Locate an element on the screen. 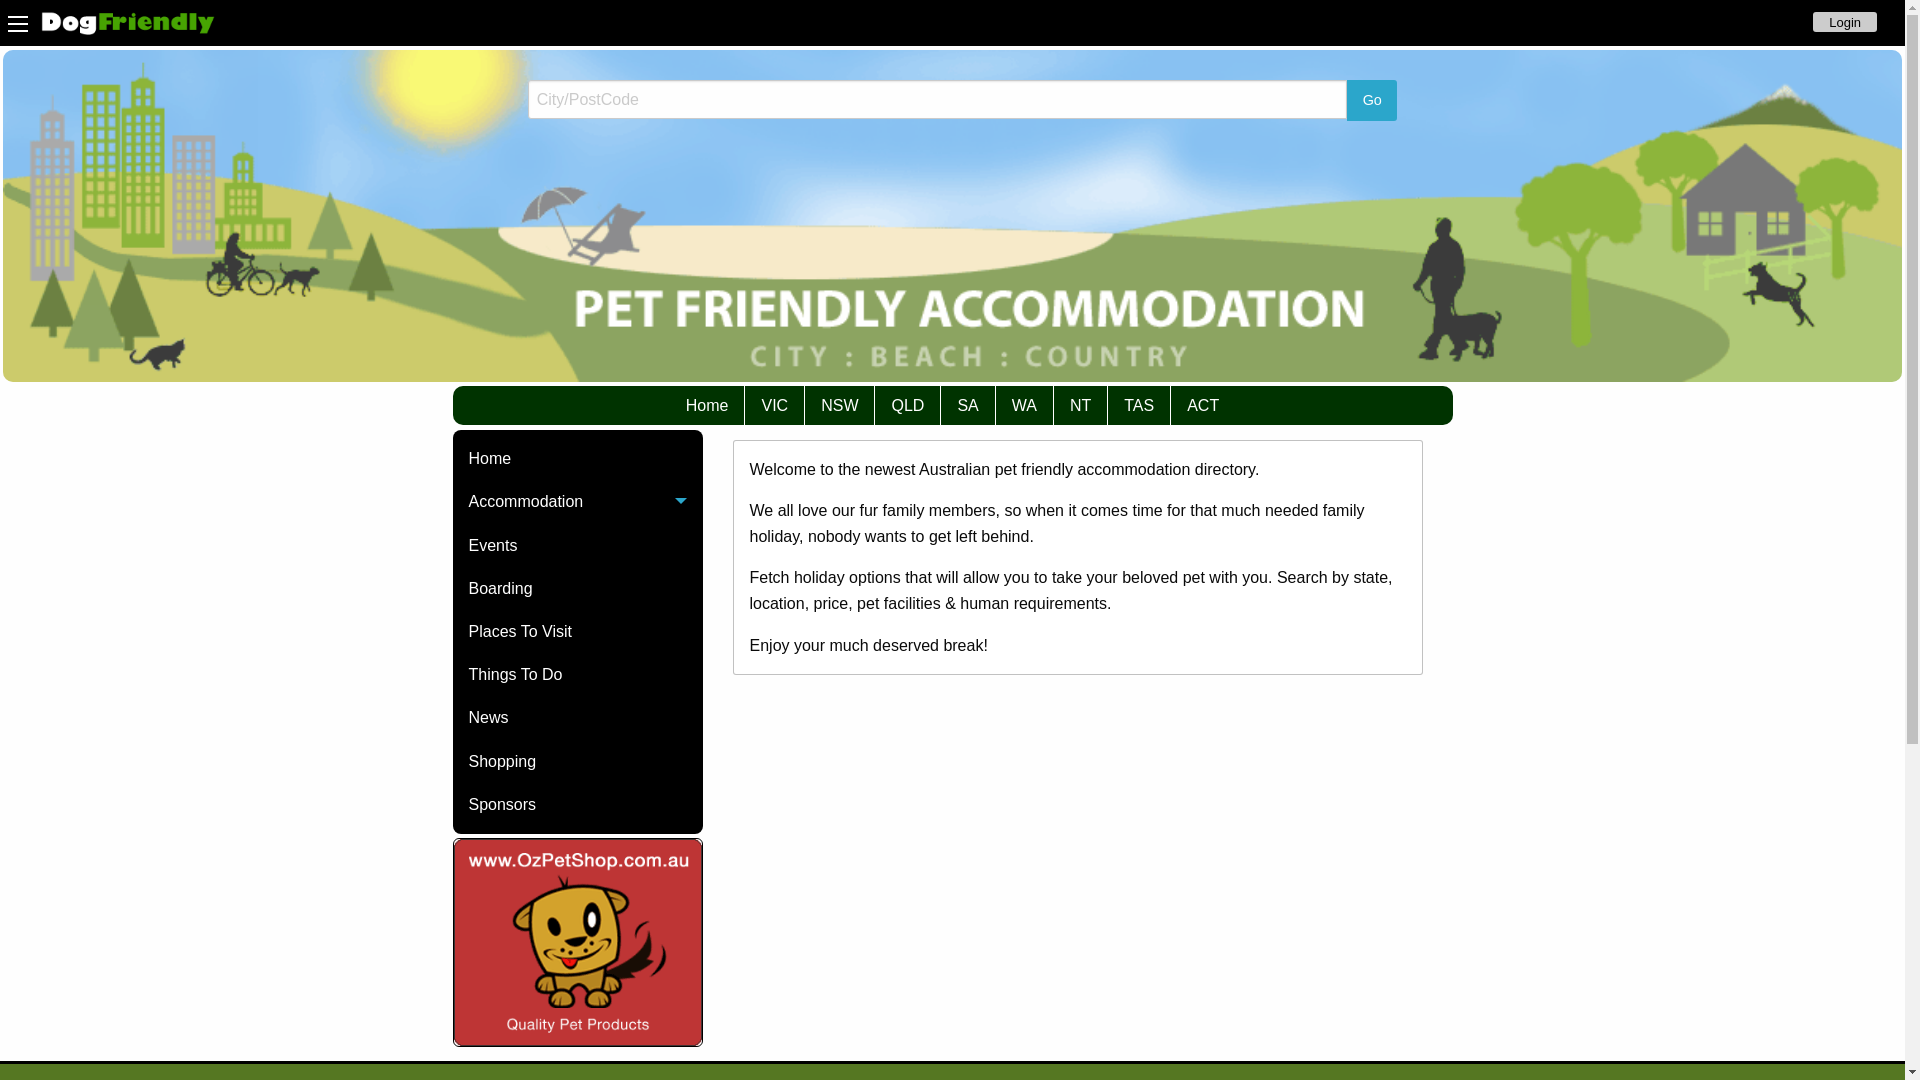 The image size is (1920, 1080). 'Shopping' is located at coordinates (450, 761).